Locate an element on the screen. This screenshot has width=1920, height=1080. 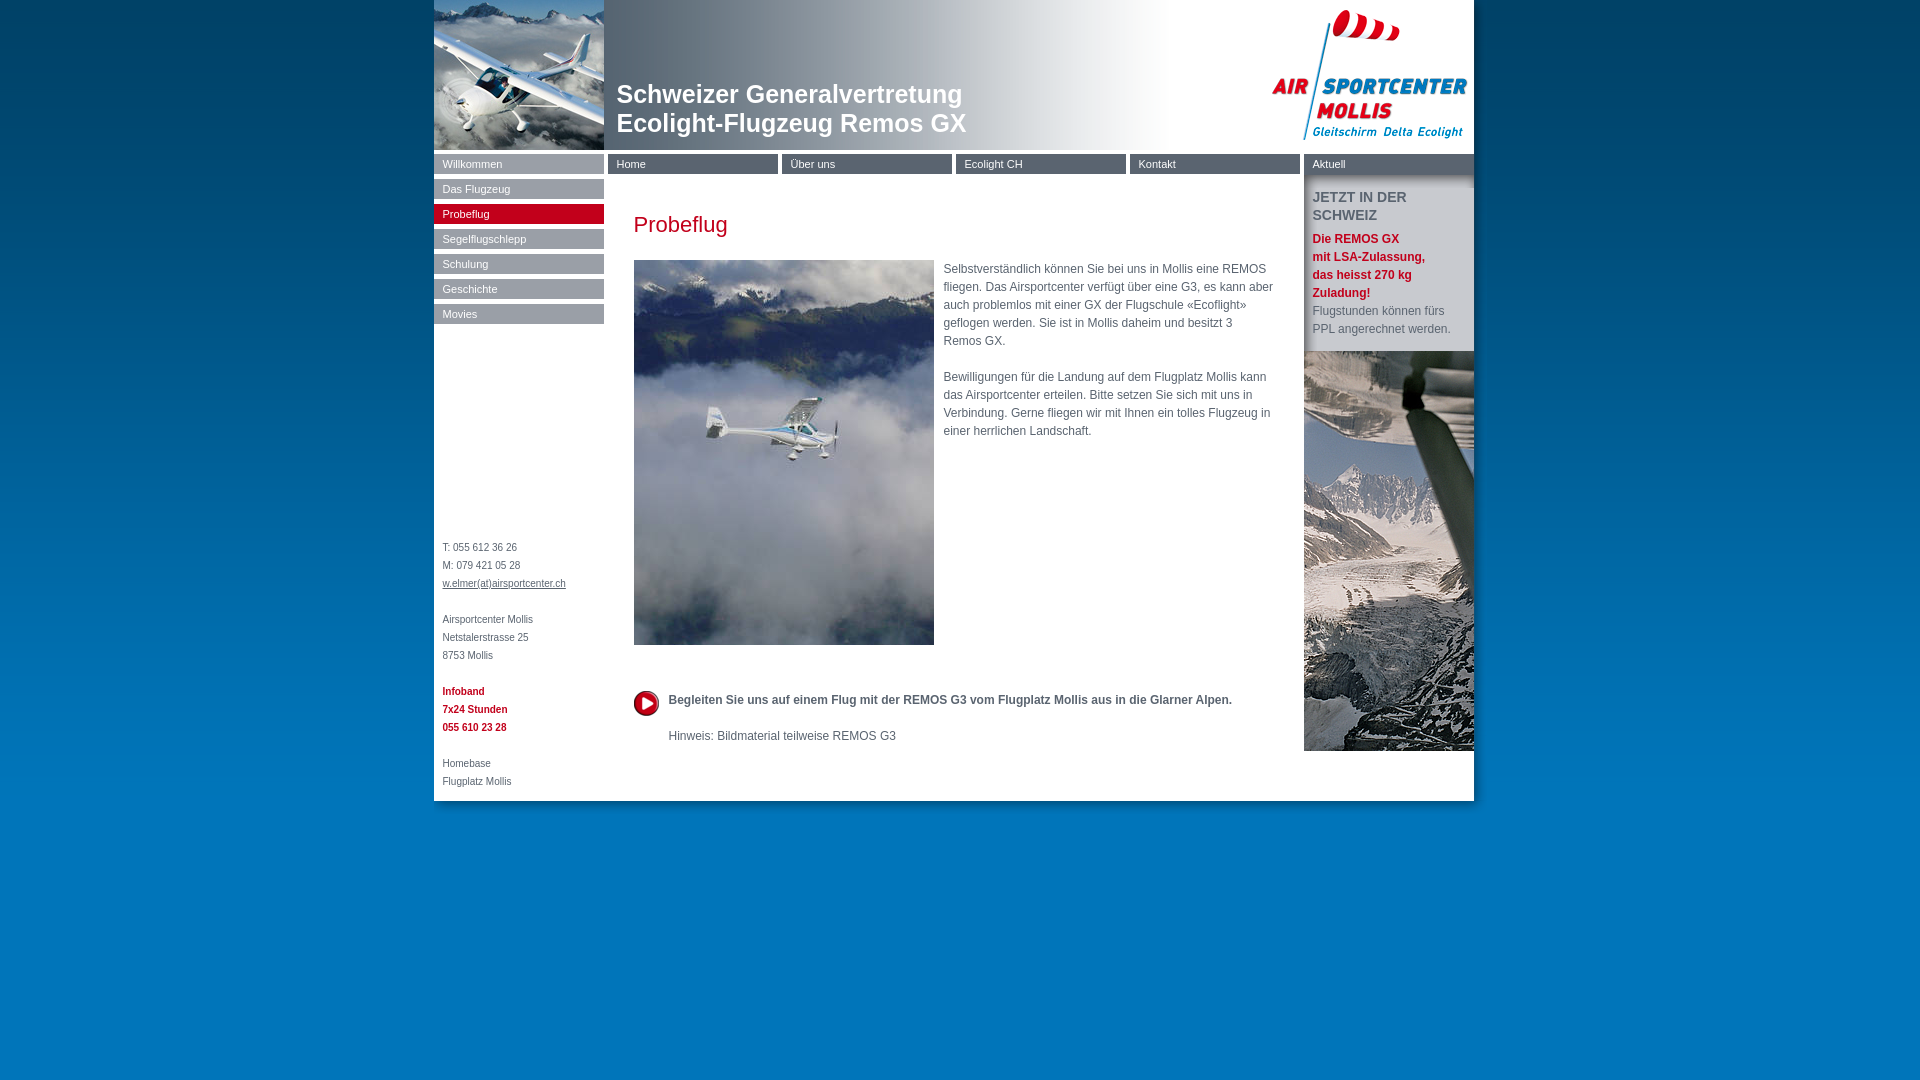
'Home' is located at coordinates (692, 163).